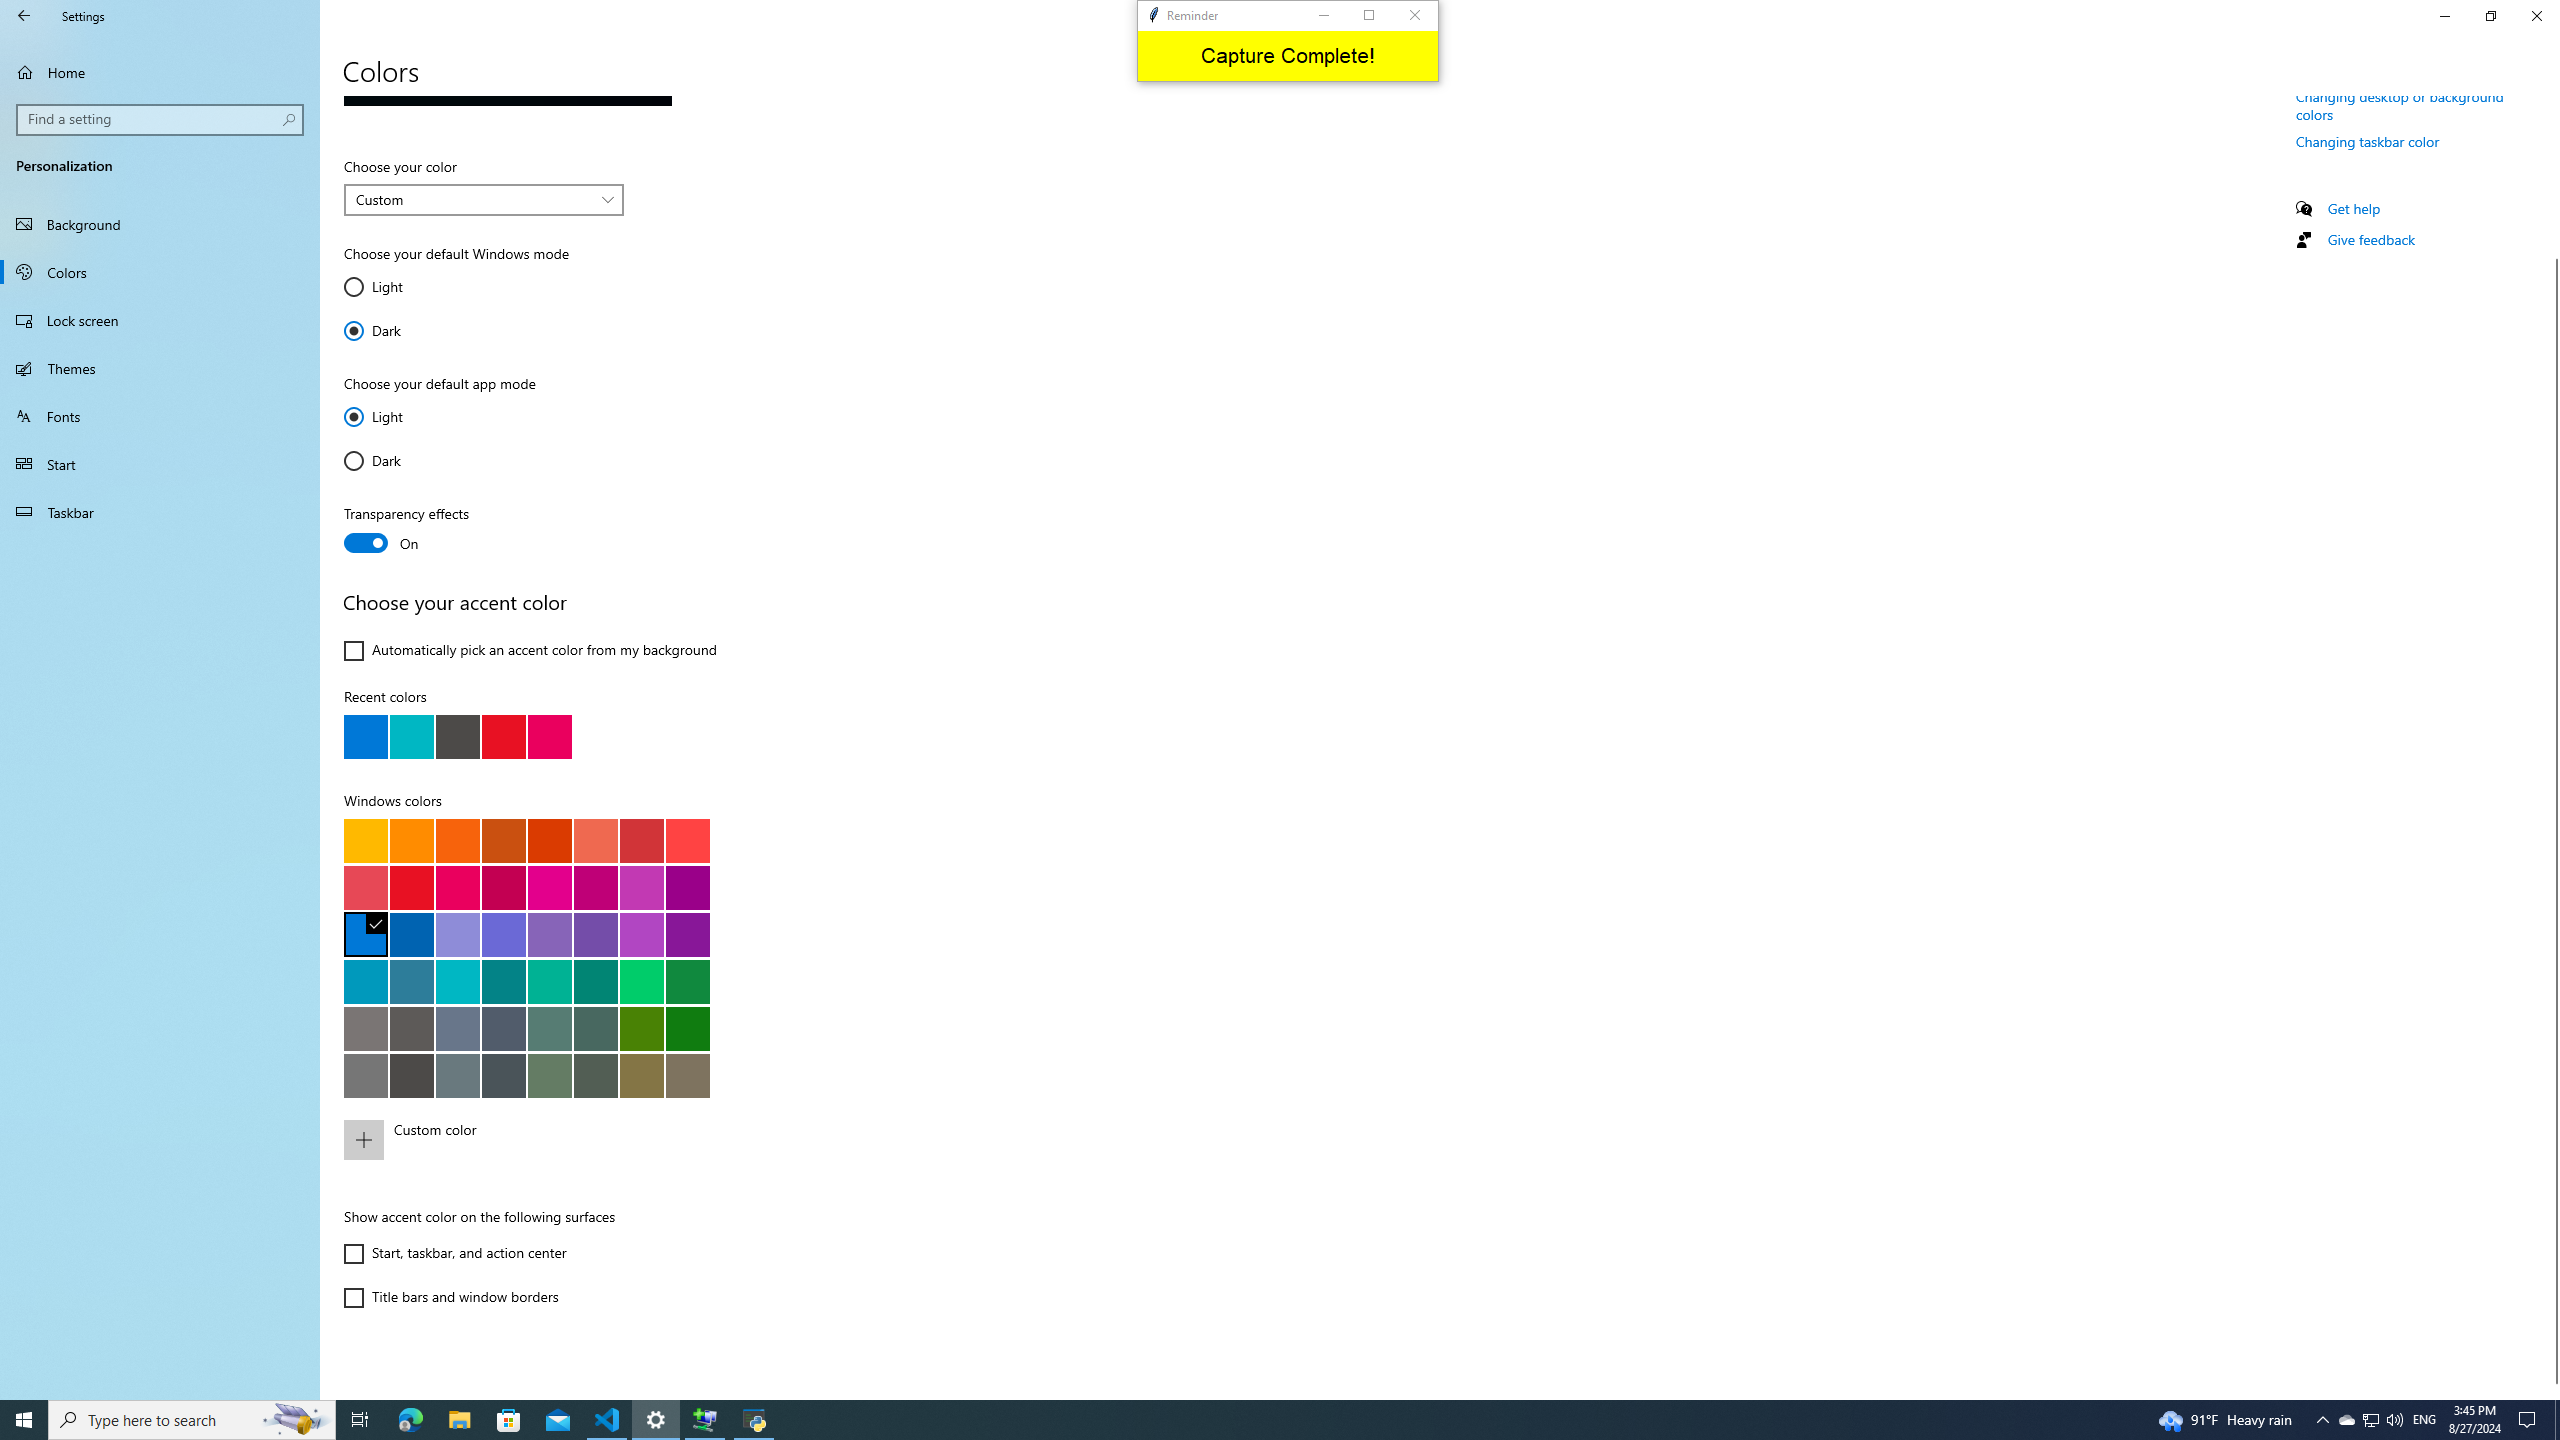 The width and height of the screenshot is (2560, 1440). Describe the element at coordinates (502, 980) in the screenshot. I see `'Seafoam teal'` at that location.